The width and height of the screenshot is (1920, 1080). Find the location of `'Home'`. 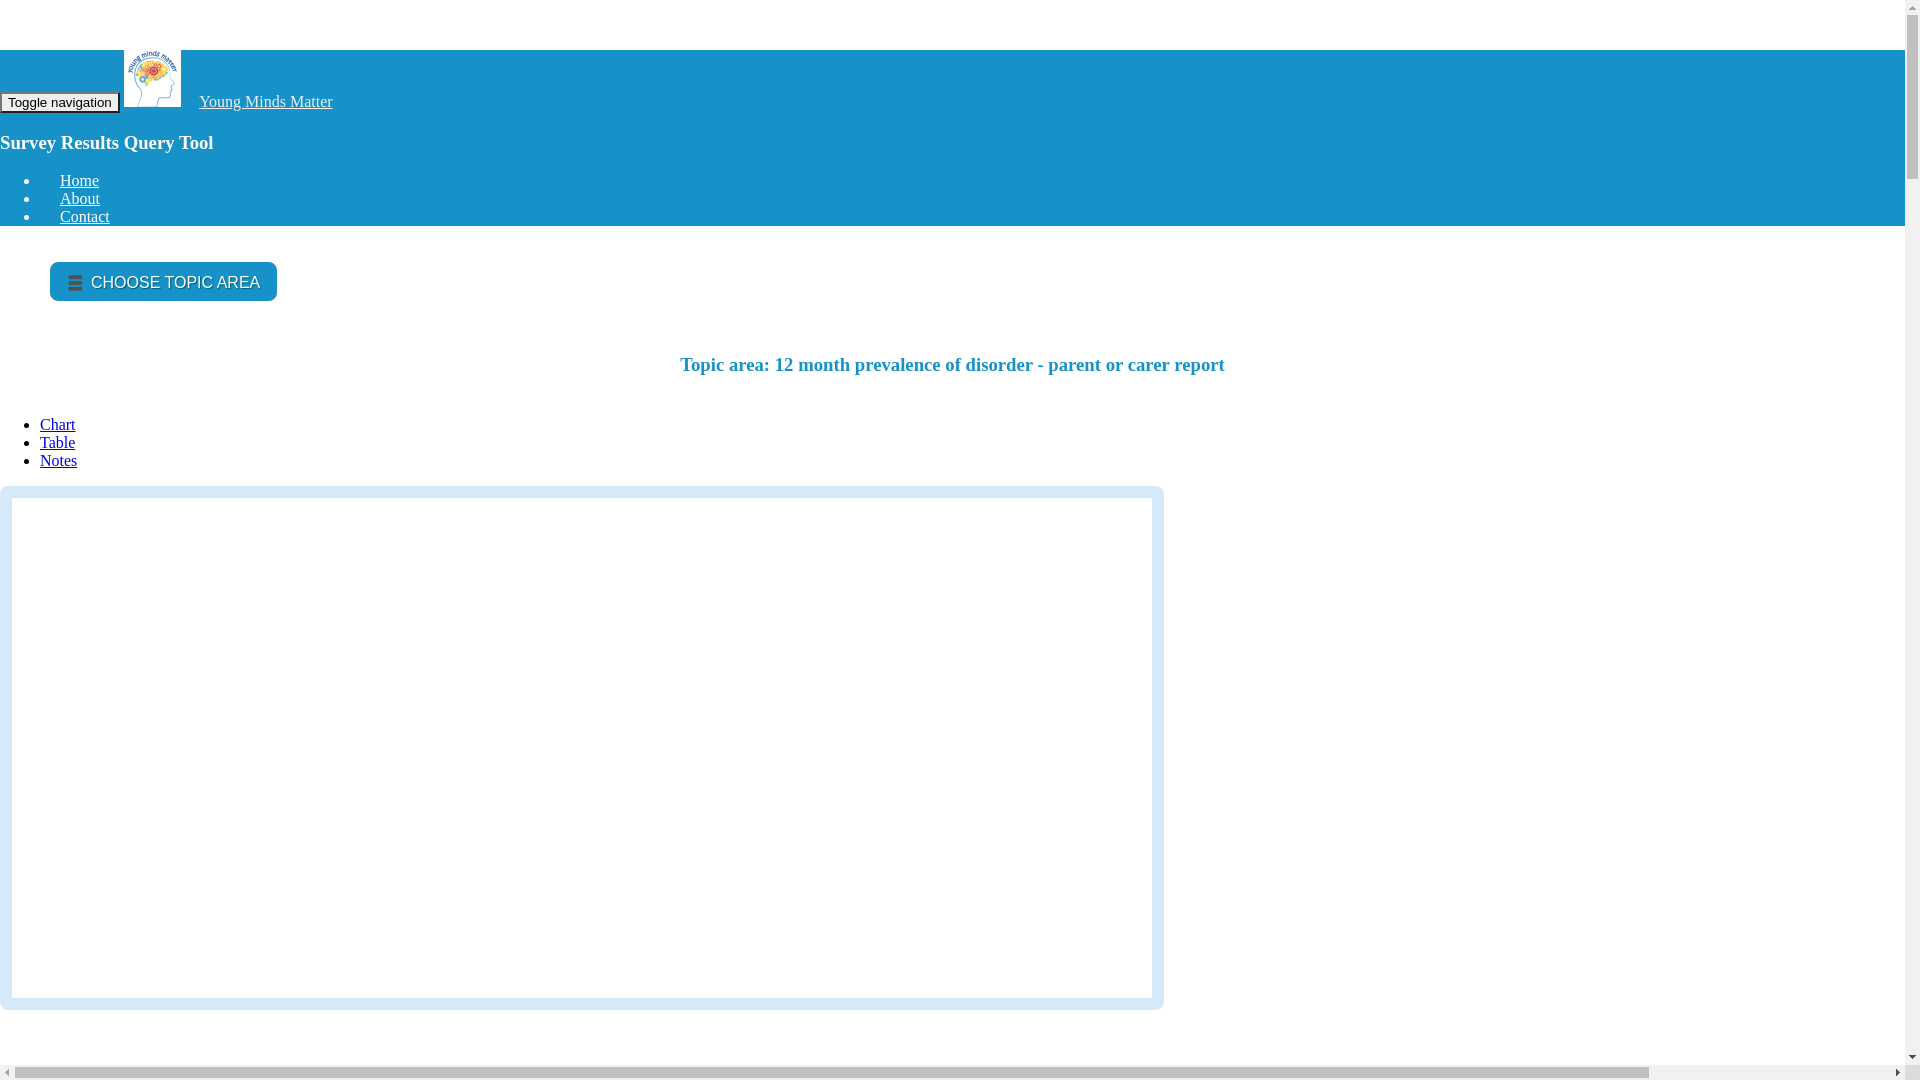

'Home' is located at coordinates (79, 180).